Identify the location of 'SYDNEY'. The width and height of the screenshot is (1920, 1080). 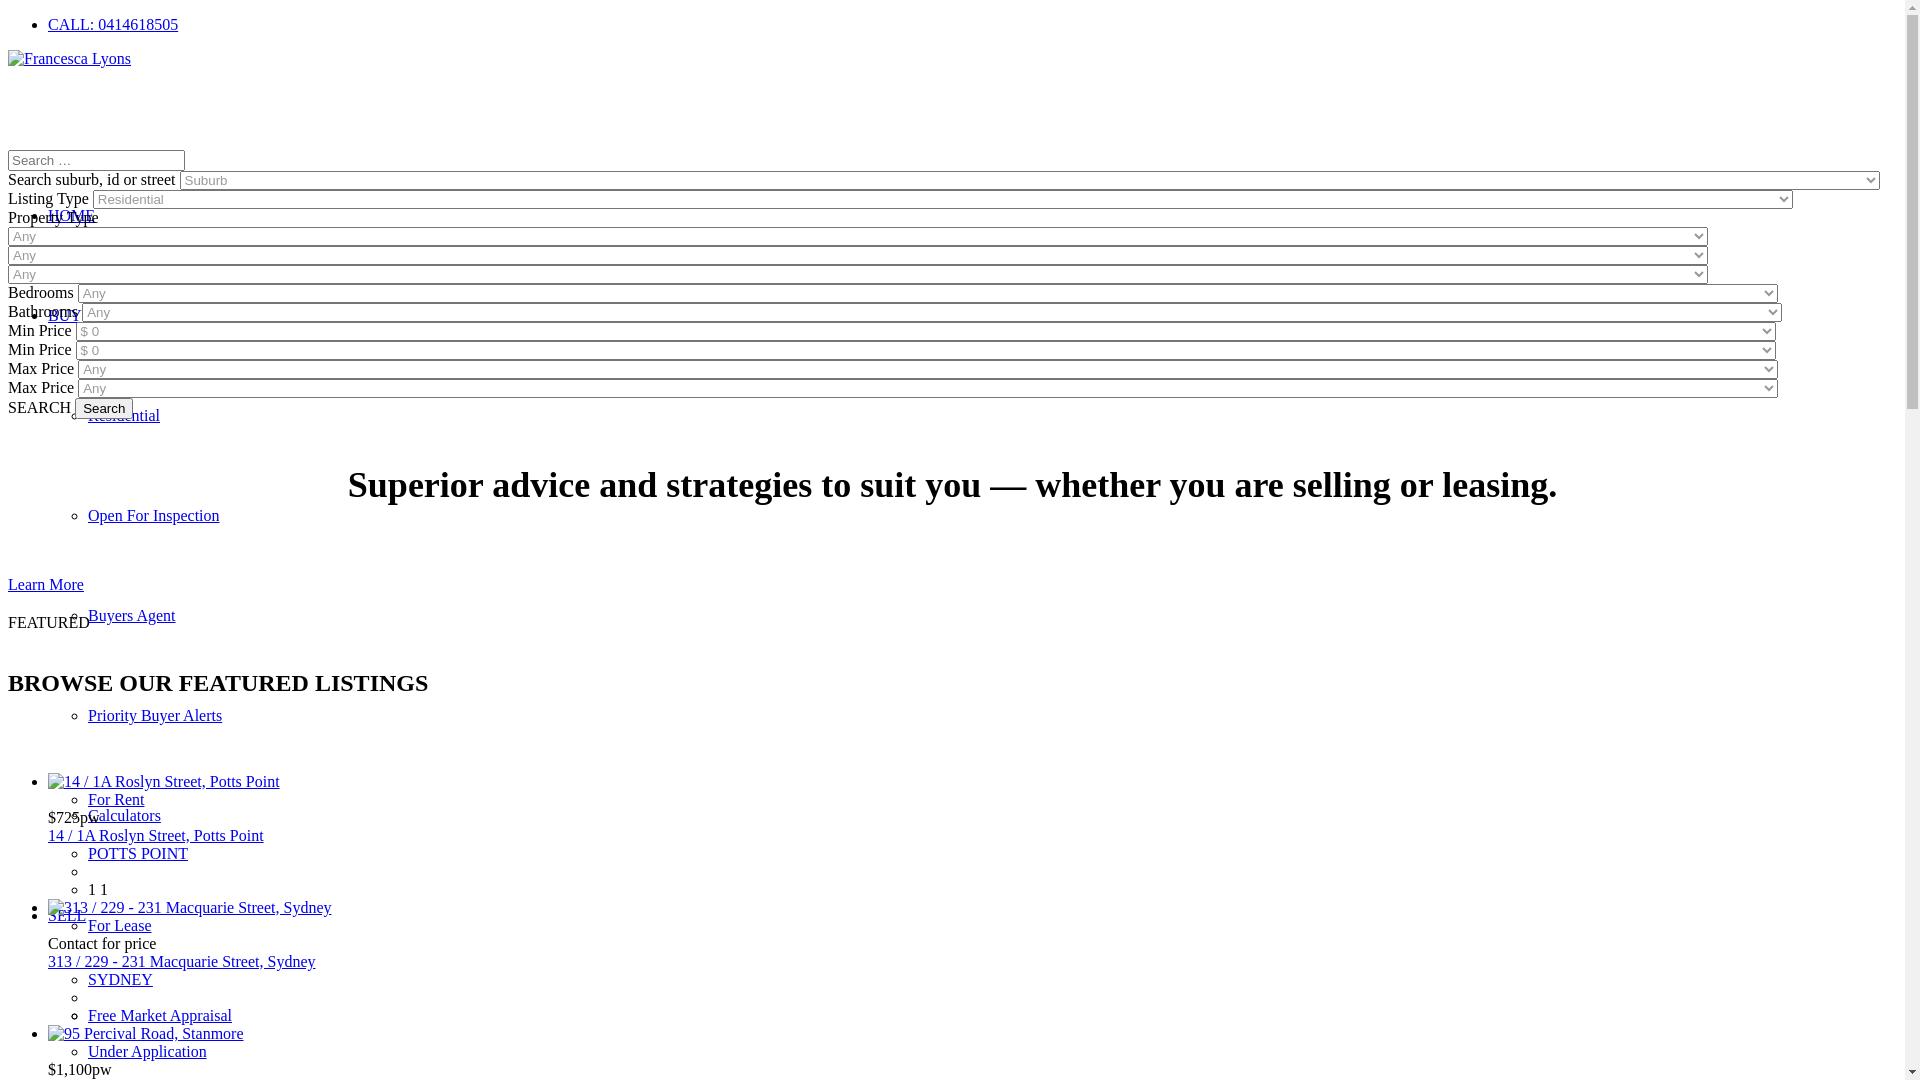
(119, 978).